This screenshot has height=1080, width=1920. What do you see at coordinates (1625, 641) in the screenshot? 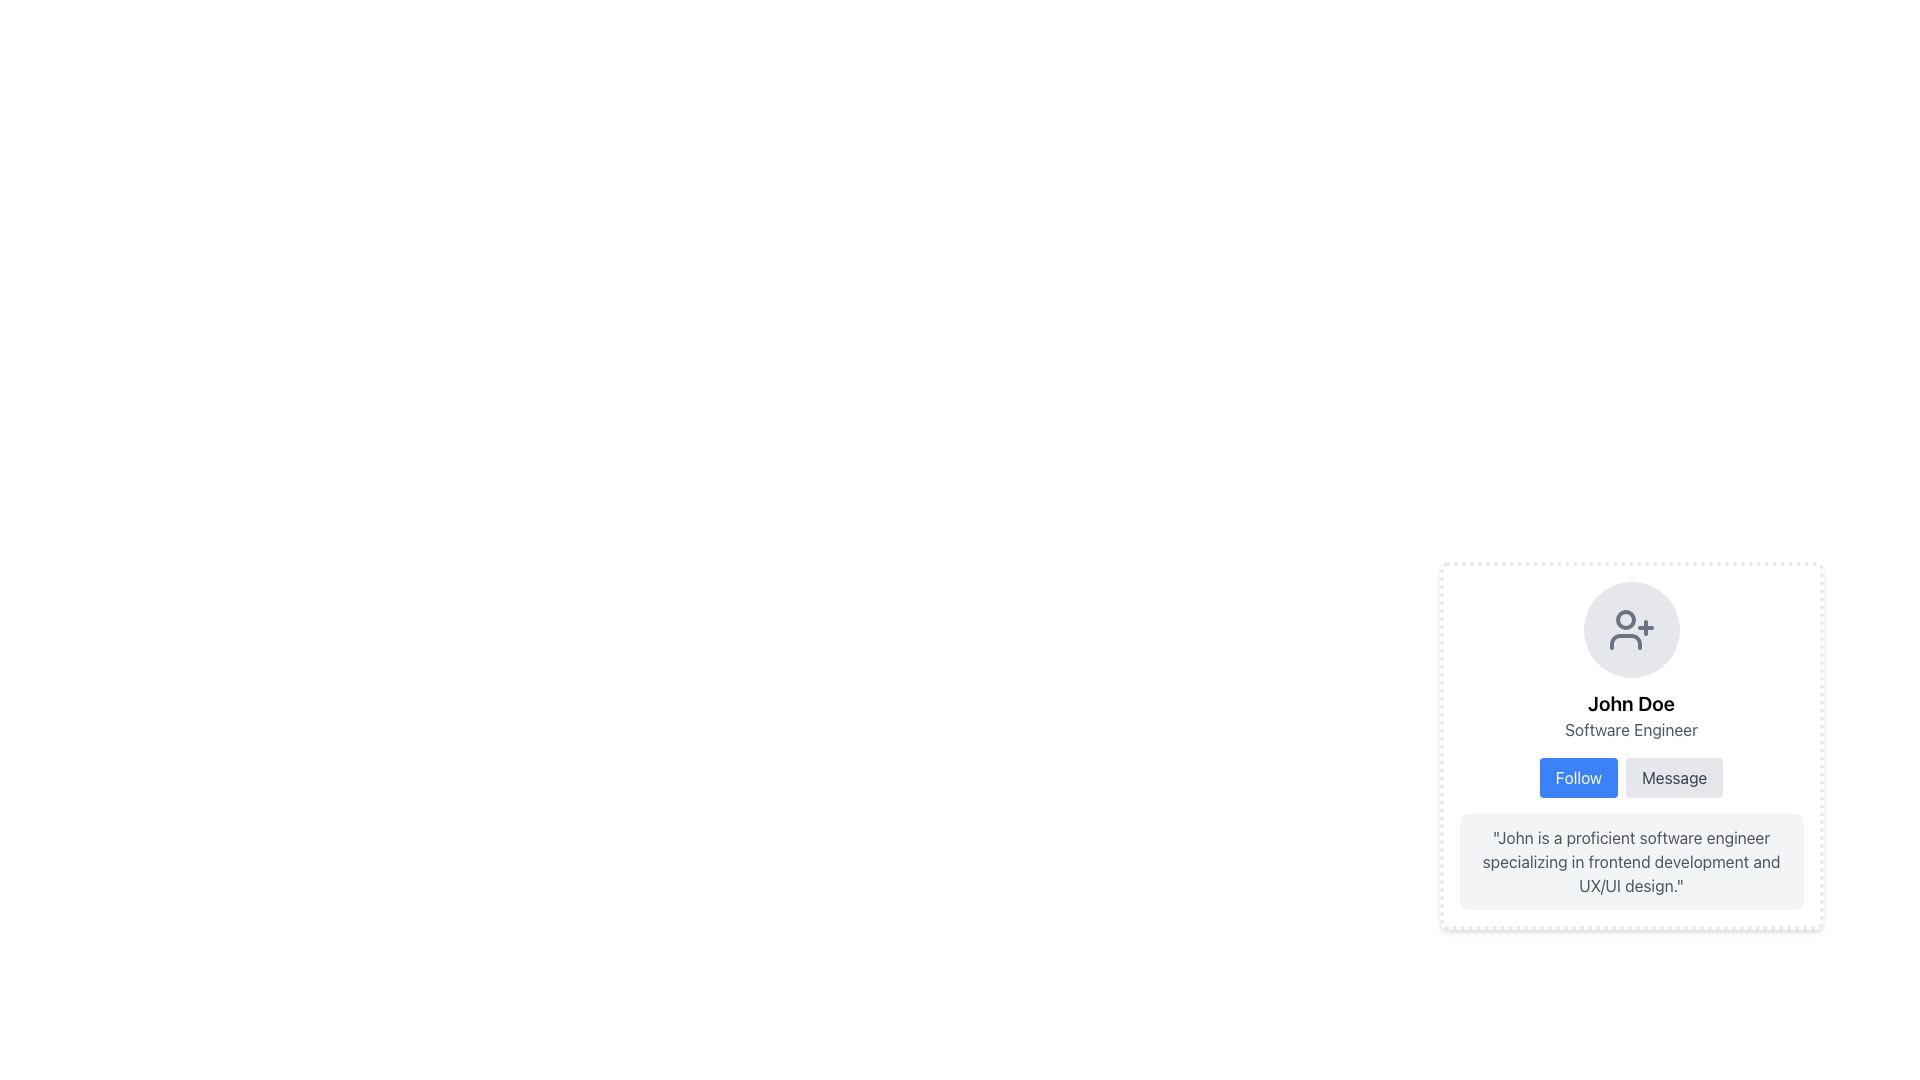
I see `the SVG icon representing a user with a plus sign, which is located above the text 'John Doe' and the role 'Software Engineer'` at bounding box center [1625, 641].